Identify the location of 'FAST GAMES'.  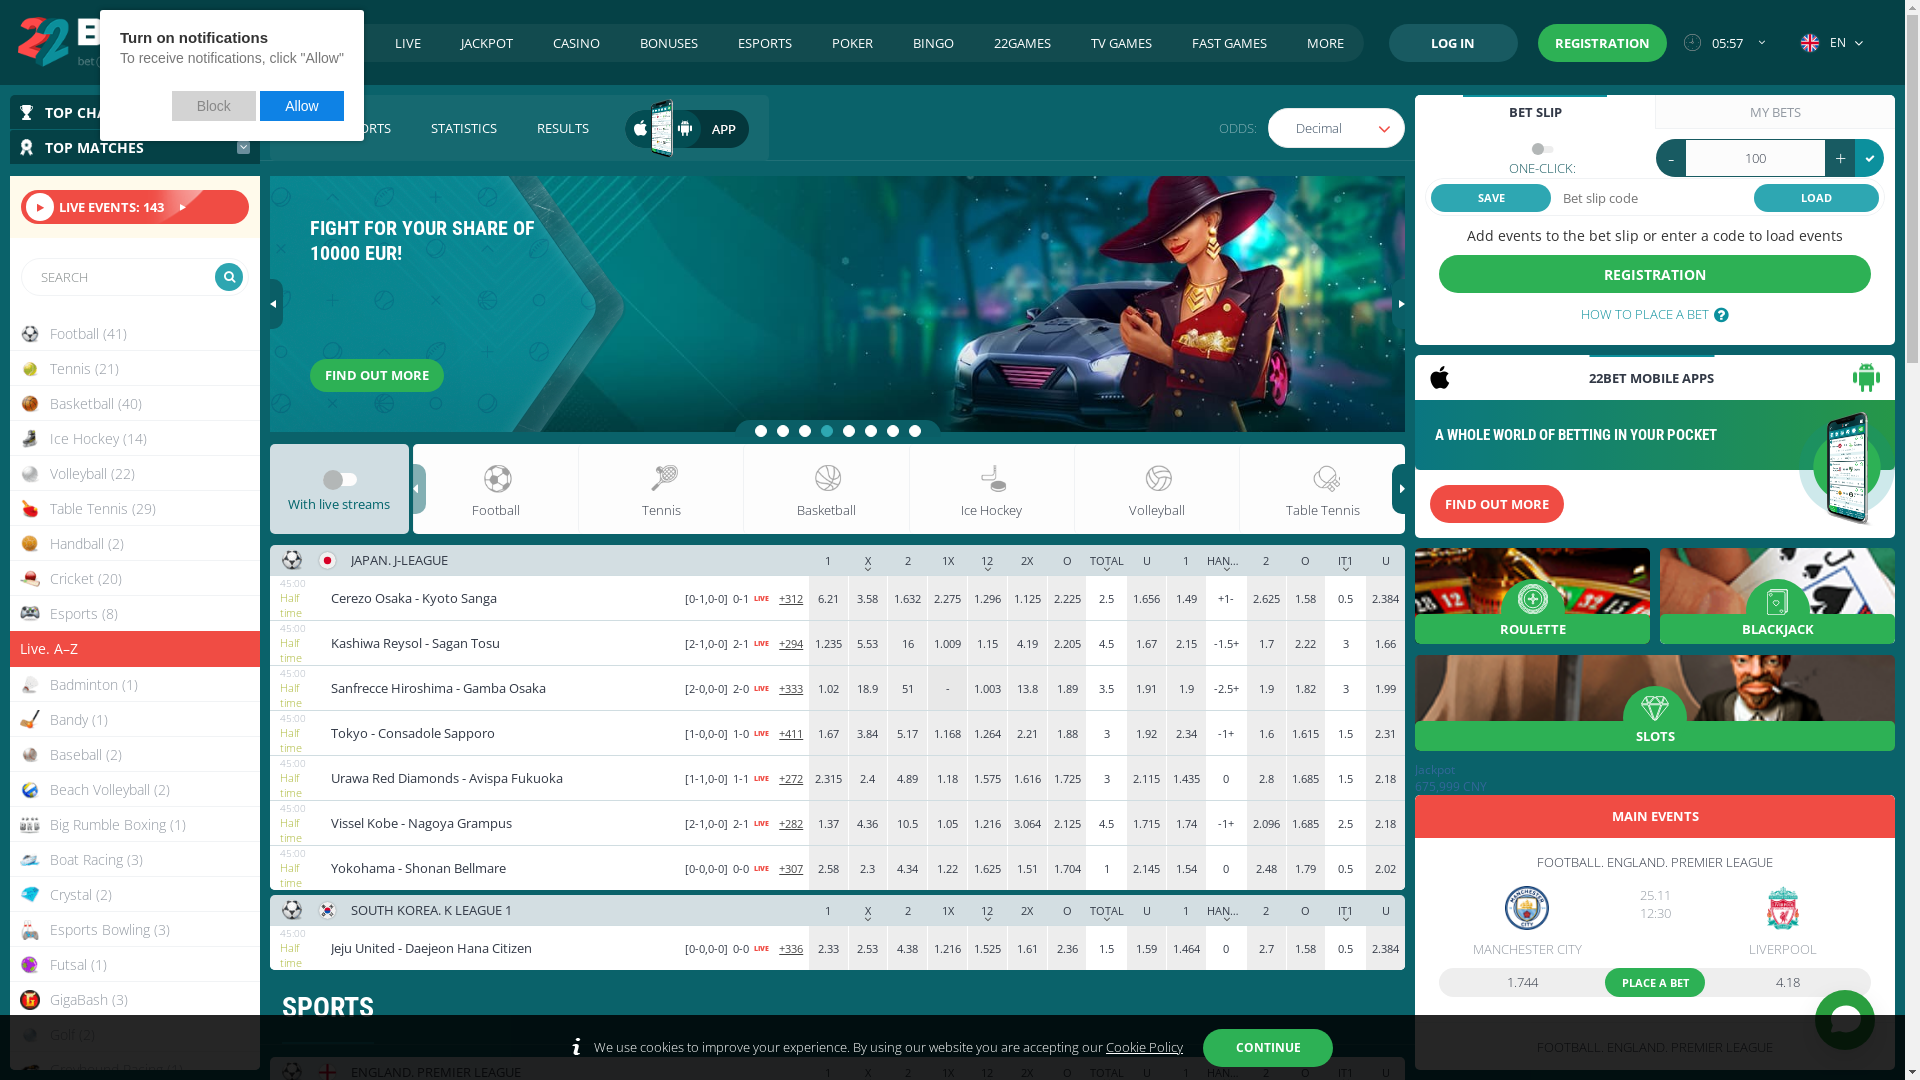
(1228, 42).